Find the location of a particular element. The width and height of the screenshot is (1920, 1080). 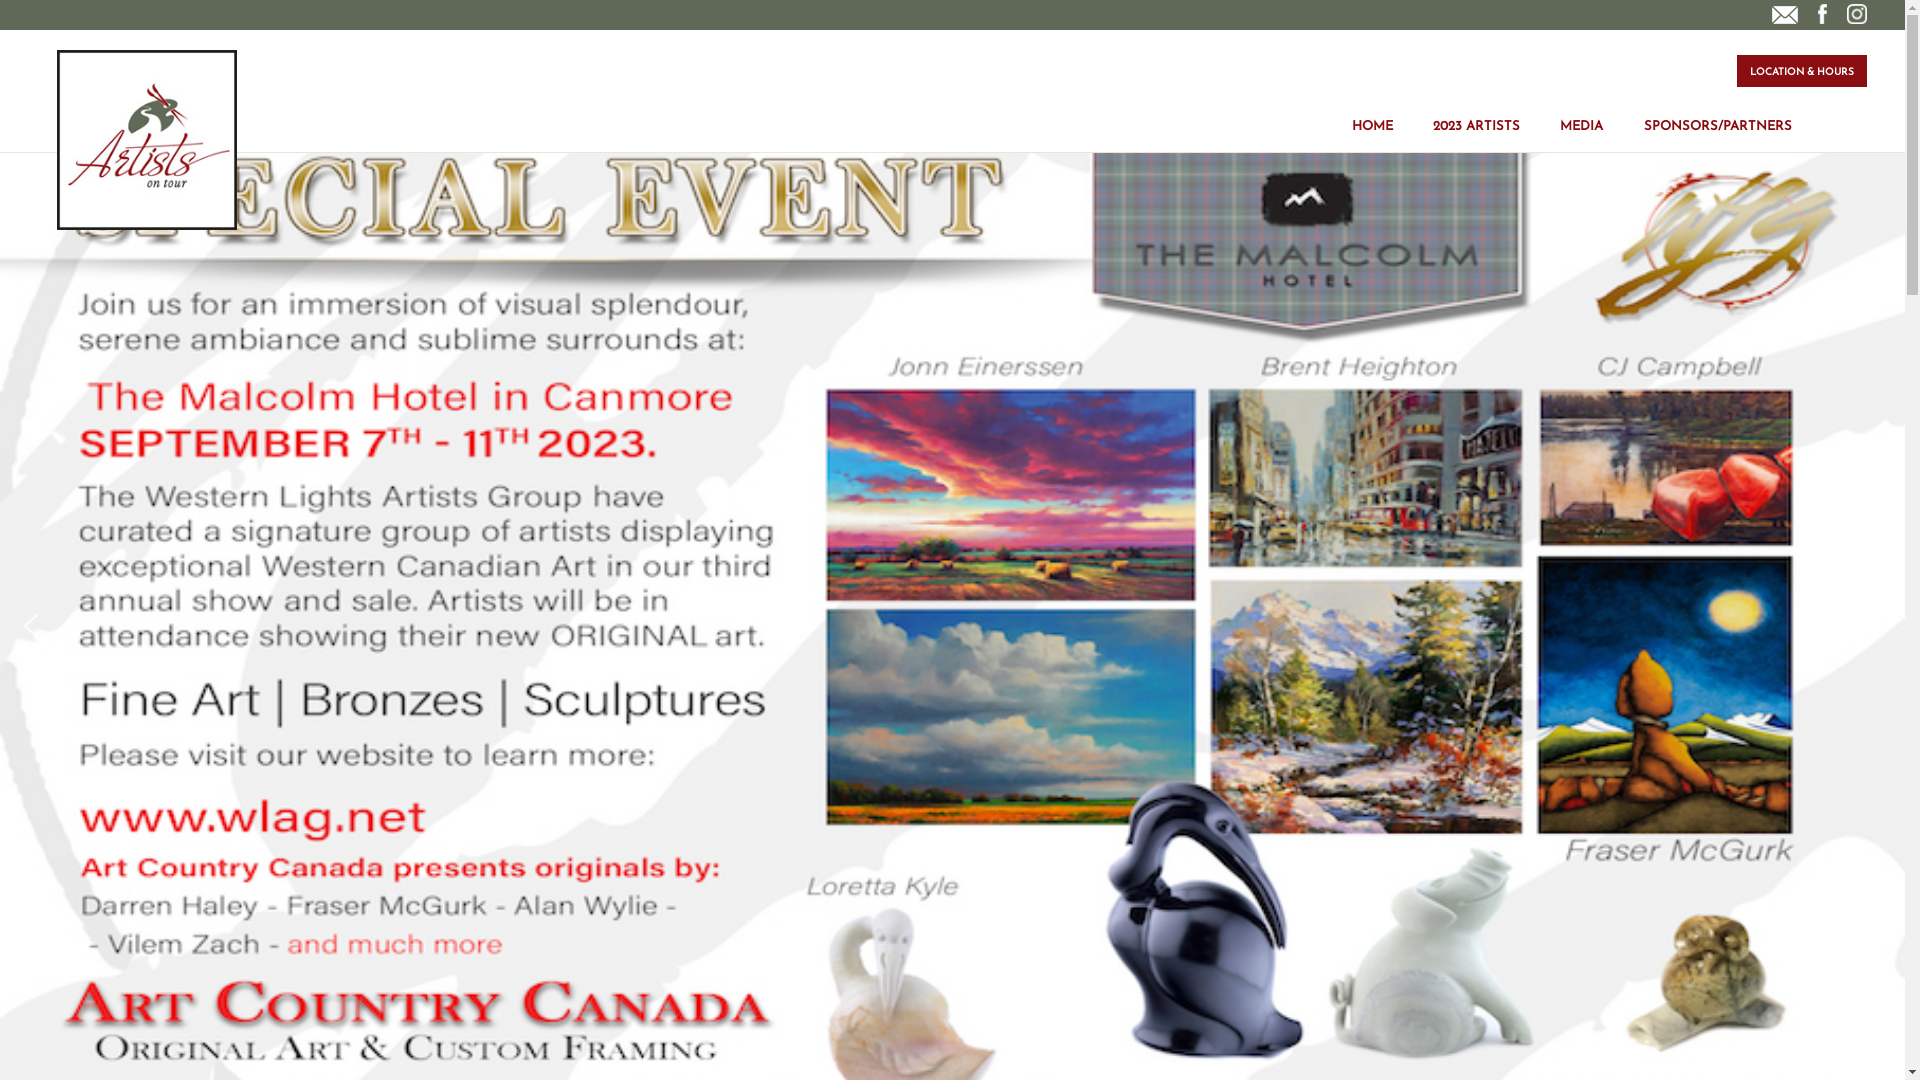

'SPONSORS/PARTNERS' is located at coordinates (1717, 111).